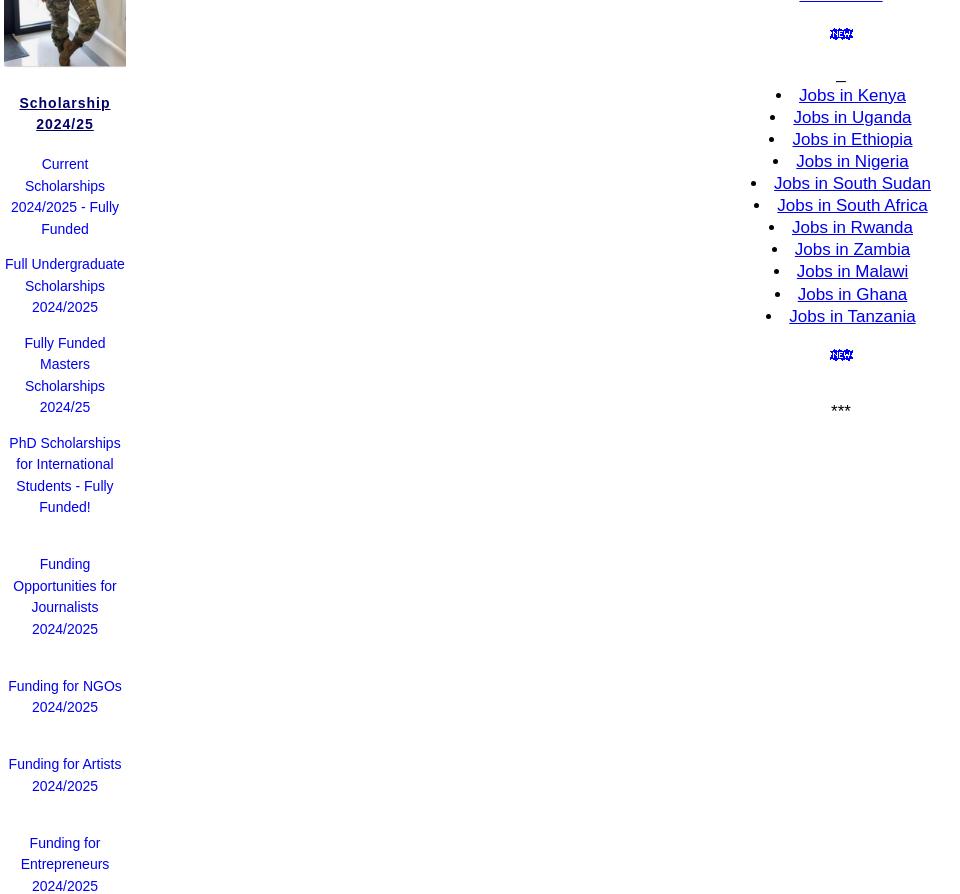 The width and height of the screenshot is (960, 894). Describe the element at coordinates (851, 205) in the screenshot. I see `'Jobs in South Africa'` at that location.